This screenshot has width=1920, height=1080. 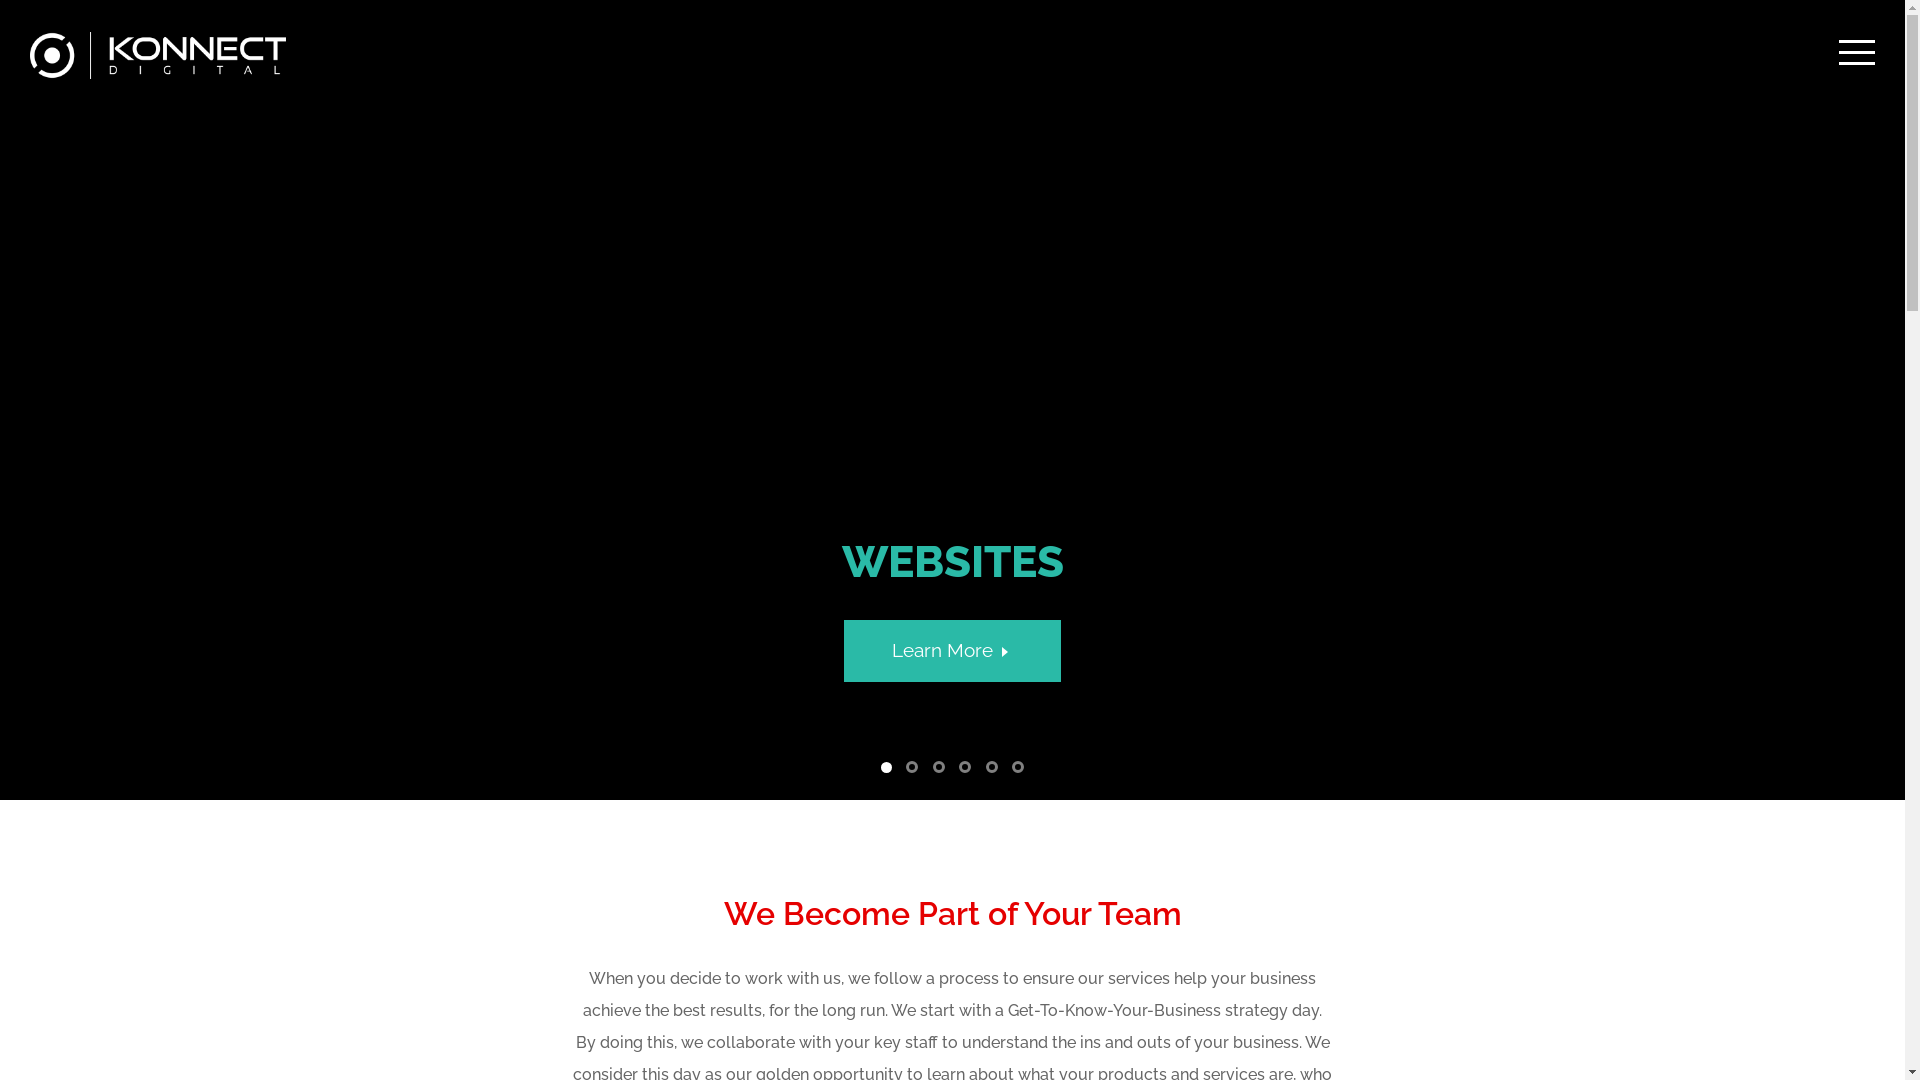 I want to click on 'Learn More', so click(x=952, y=650).